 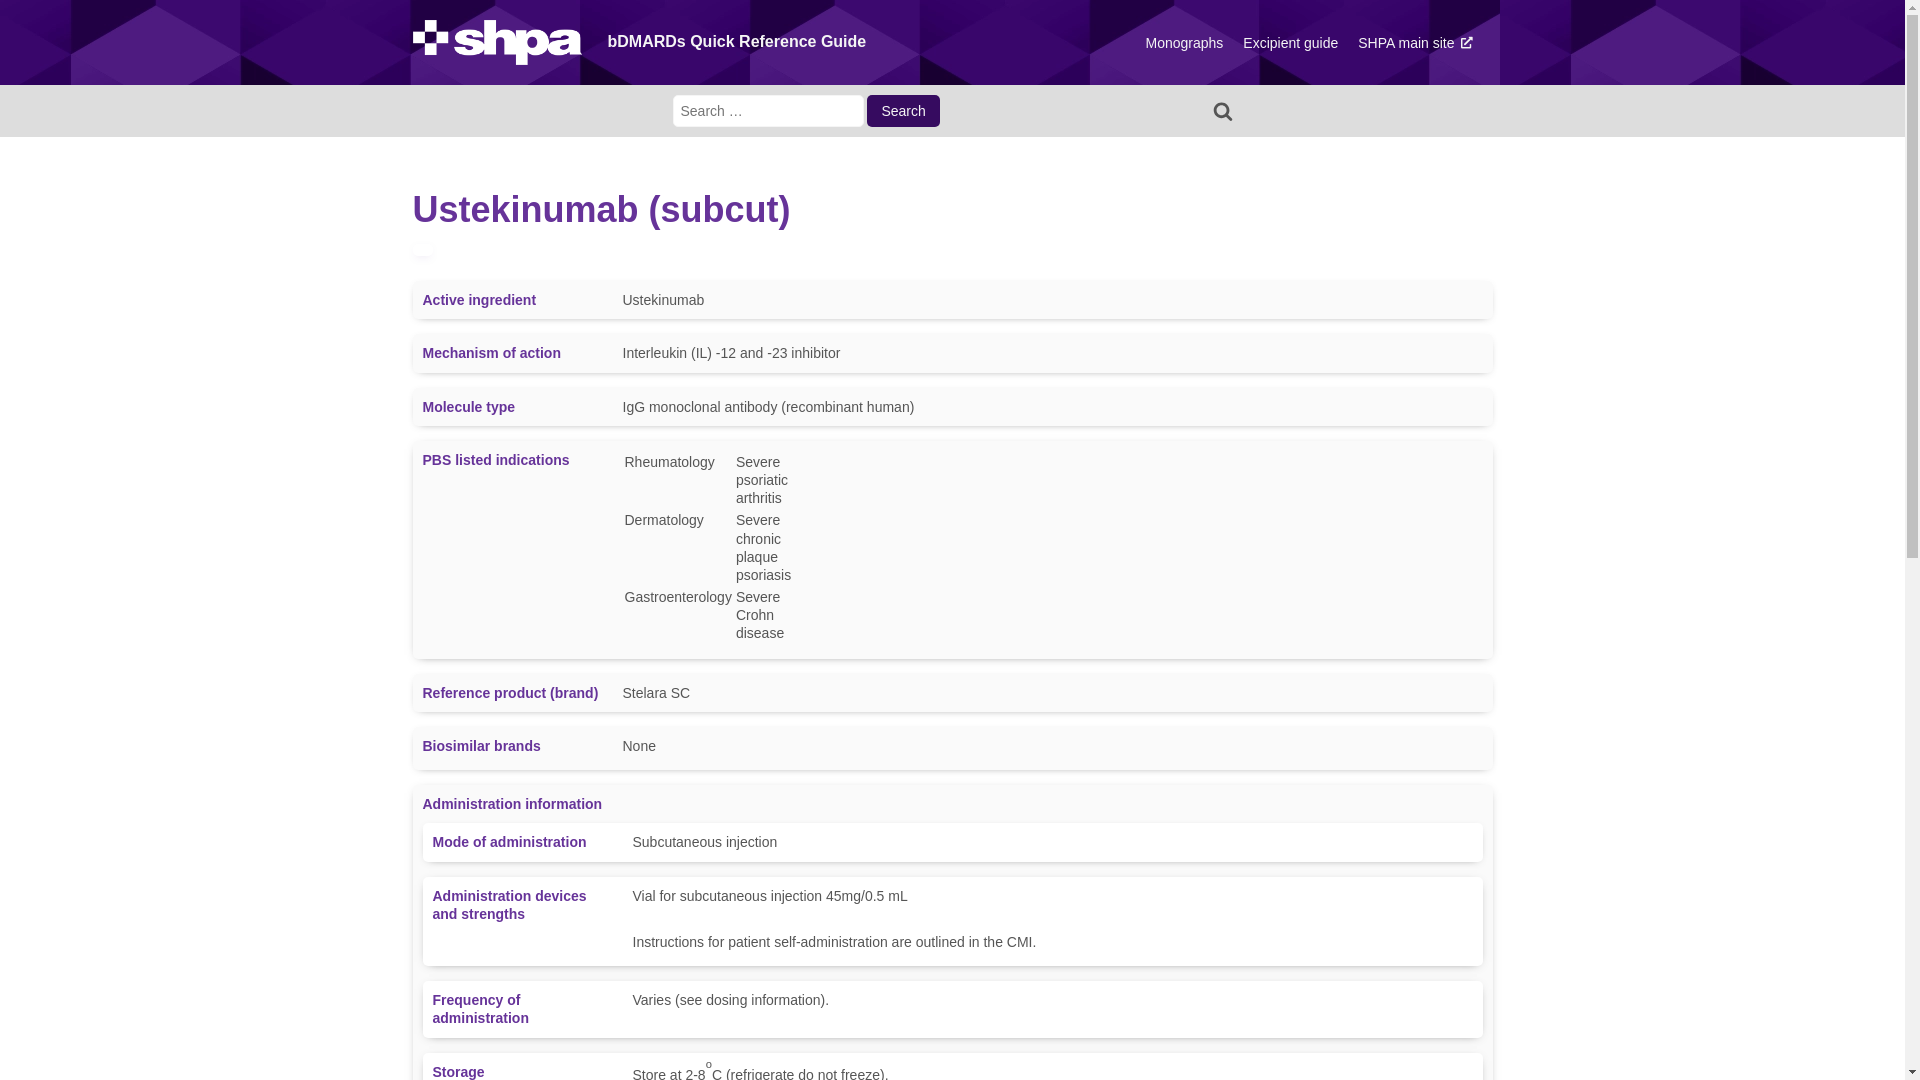 What do you see at coordinates (1184, 42) in the screenshot?
I see `'Monographs'` at bounding box center [1184, 42].